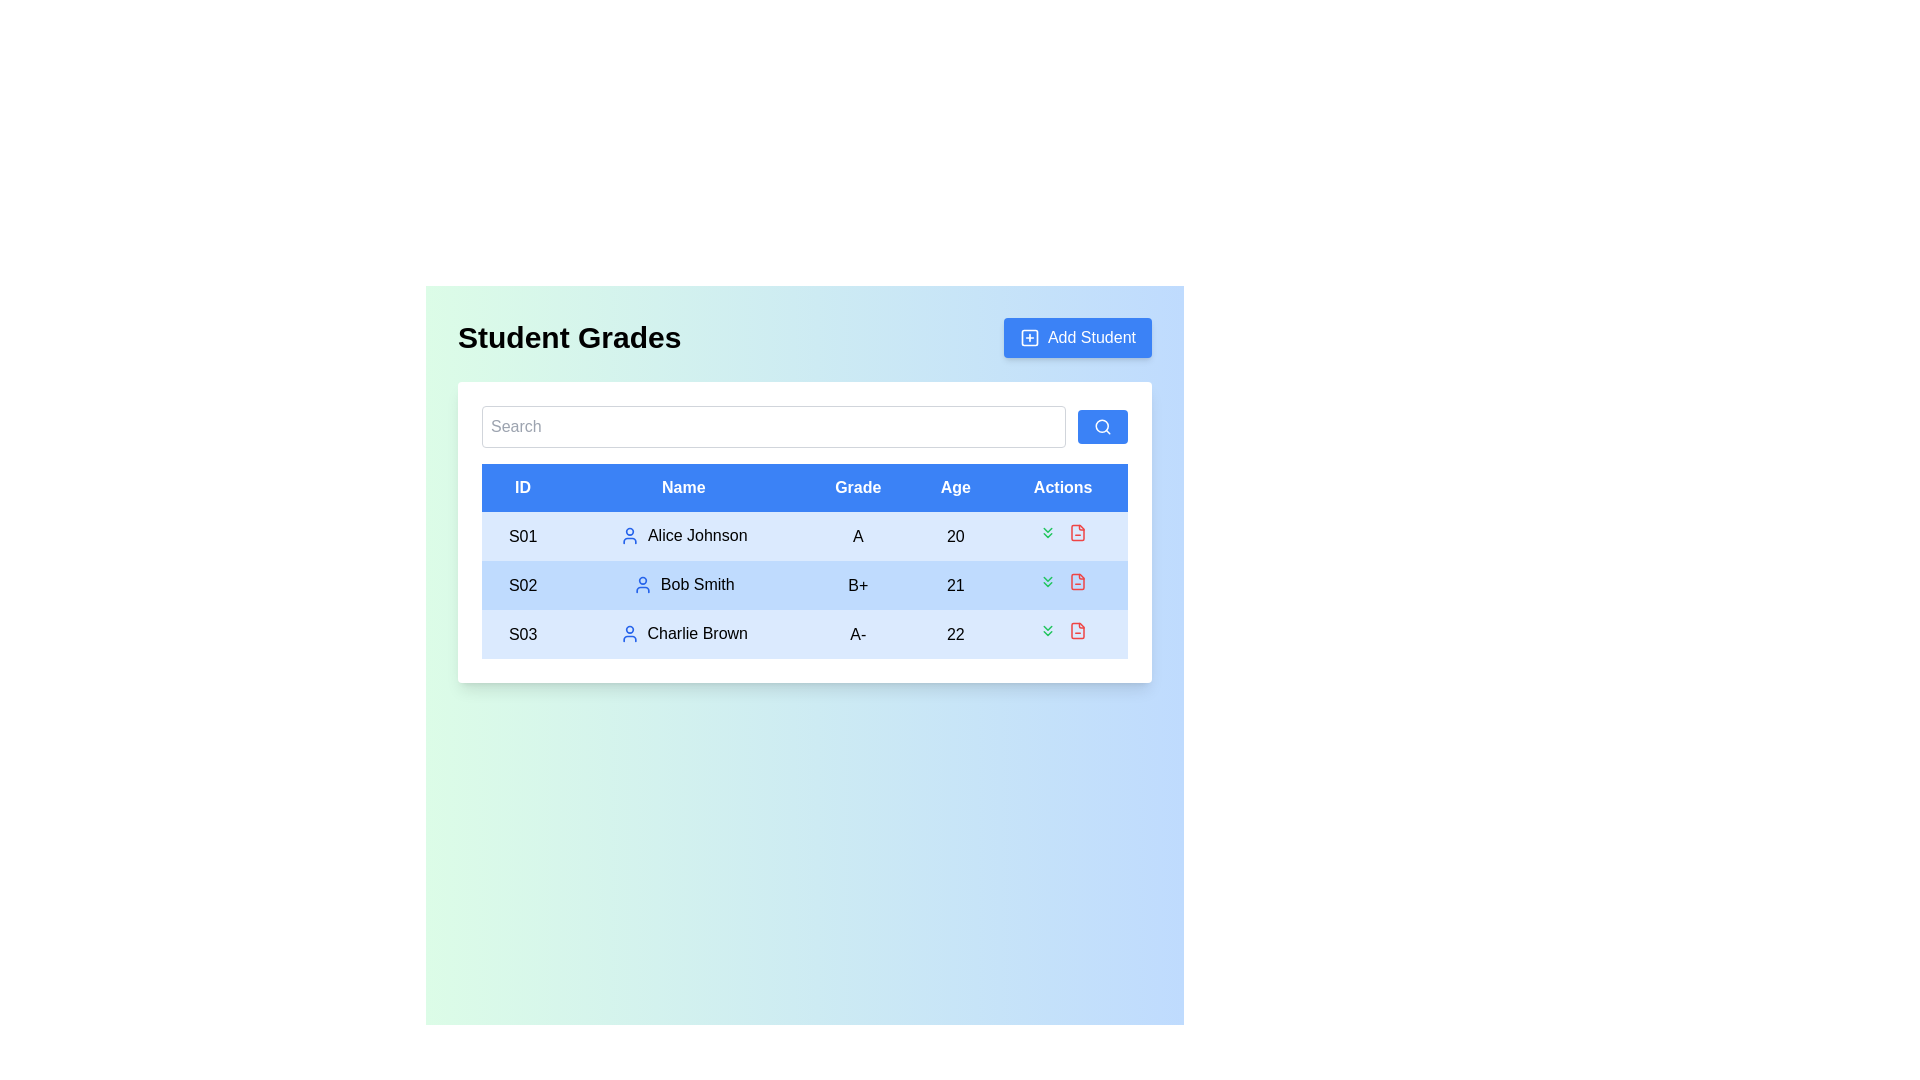 This screenshot has width=1920, height=1080. Describe the element at coordinates (523, 585) in the screenshot. I see `the text field displaying the identifier 'S02' located in the second row of the table under the 'ID' column` at that location.